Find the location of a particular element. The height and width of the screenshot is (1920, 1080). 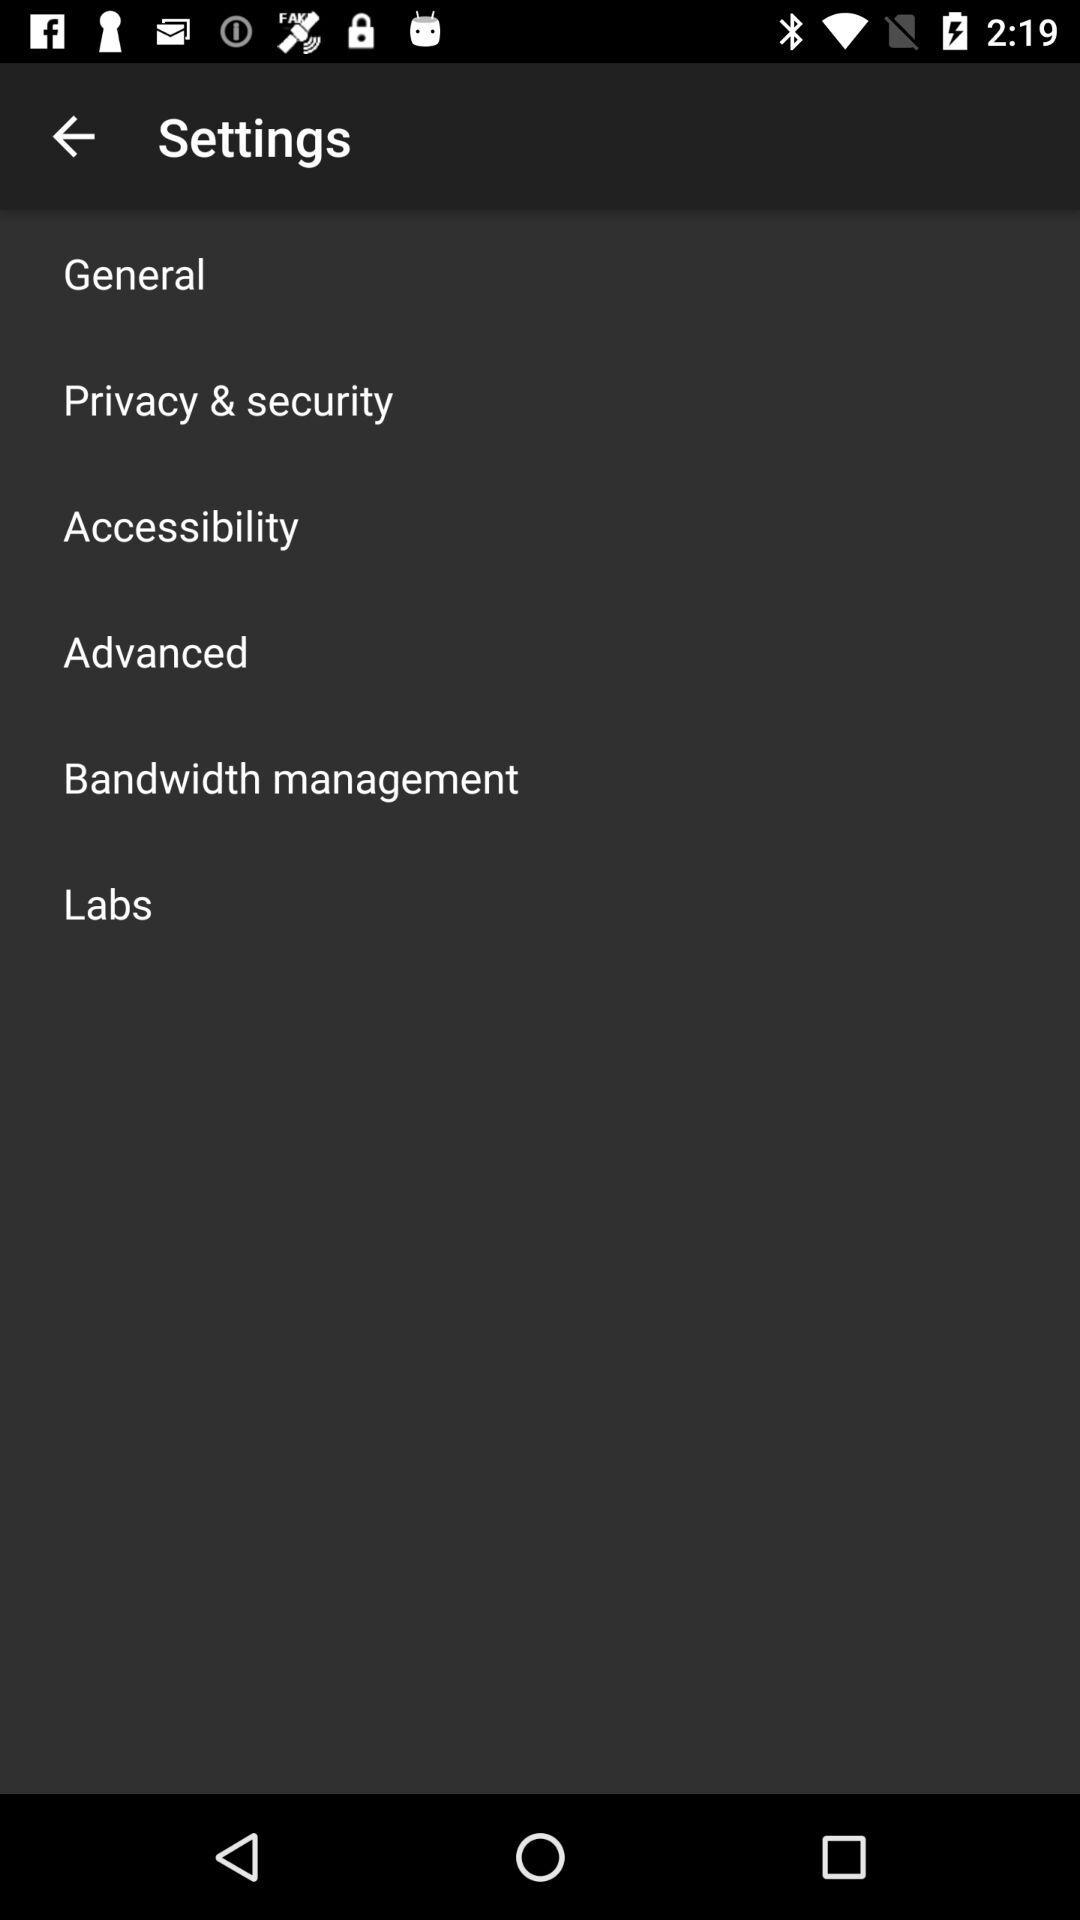

the accessibility item is located at coordinates (181, 524).